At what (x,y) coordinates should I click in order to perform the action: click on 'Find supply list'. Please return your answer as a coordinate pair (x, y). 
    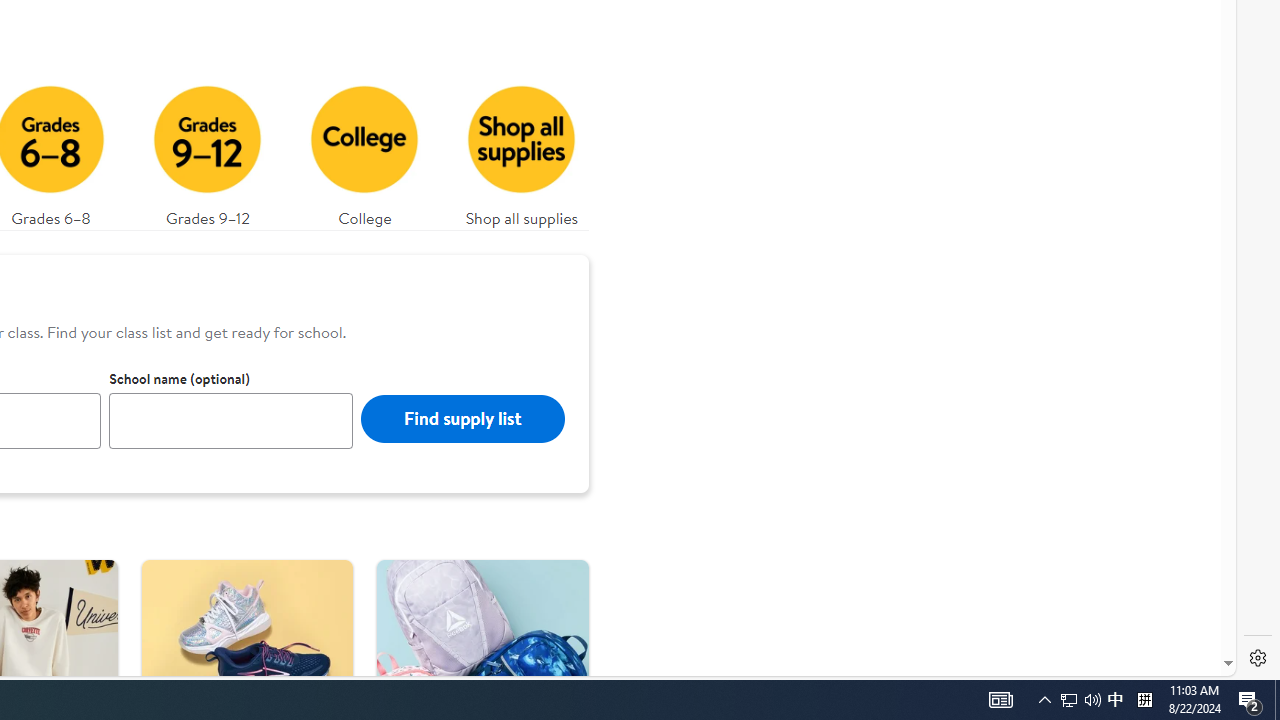
    Looking at the image, I should click on (461, 417).